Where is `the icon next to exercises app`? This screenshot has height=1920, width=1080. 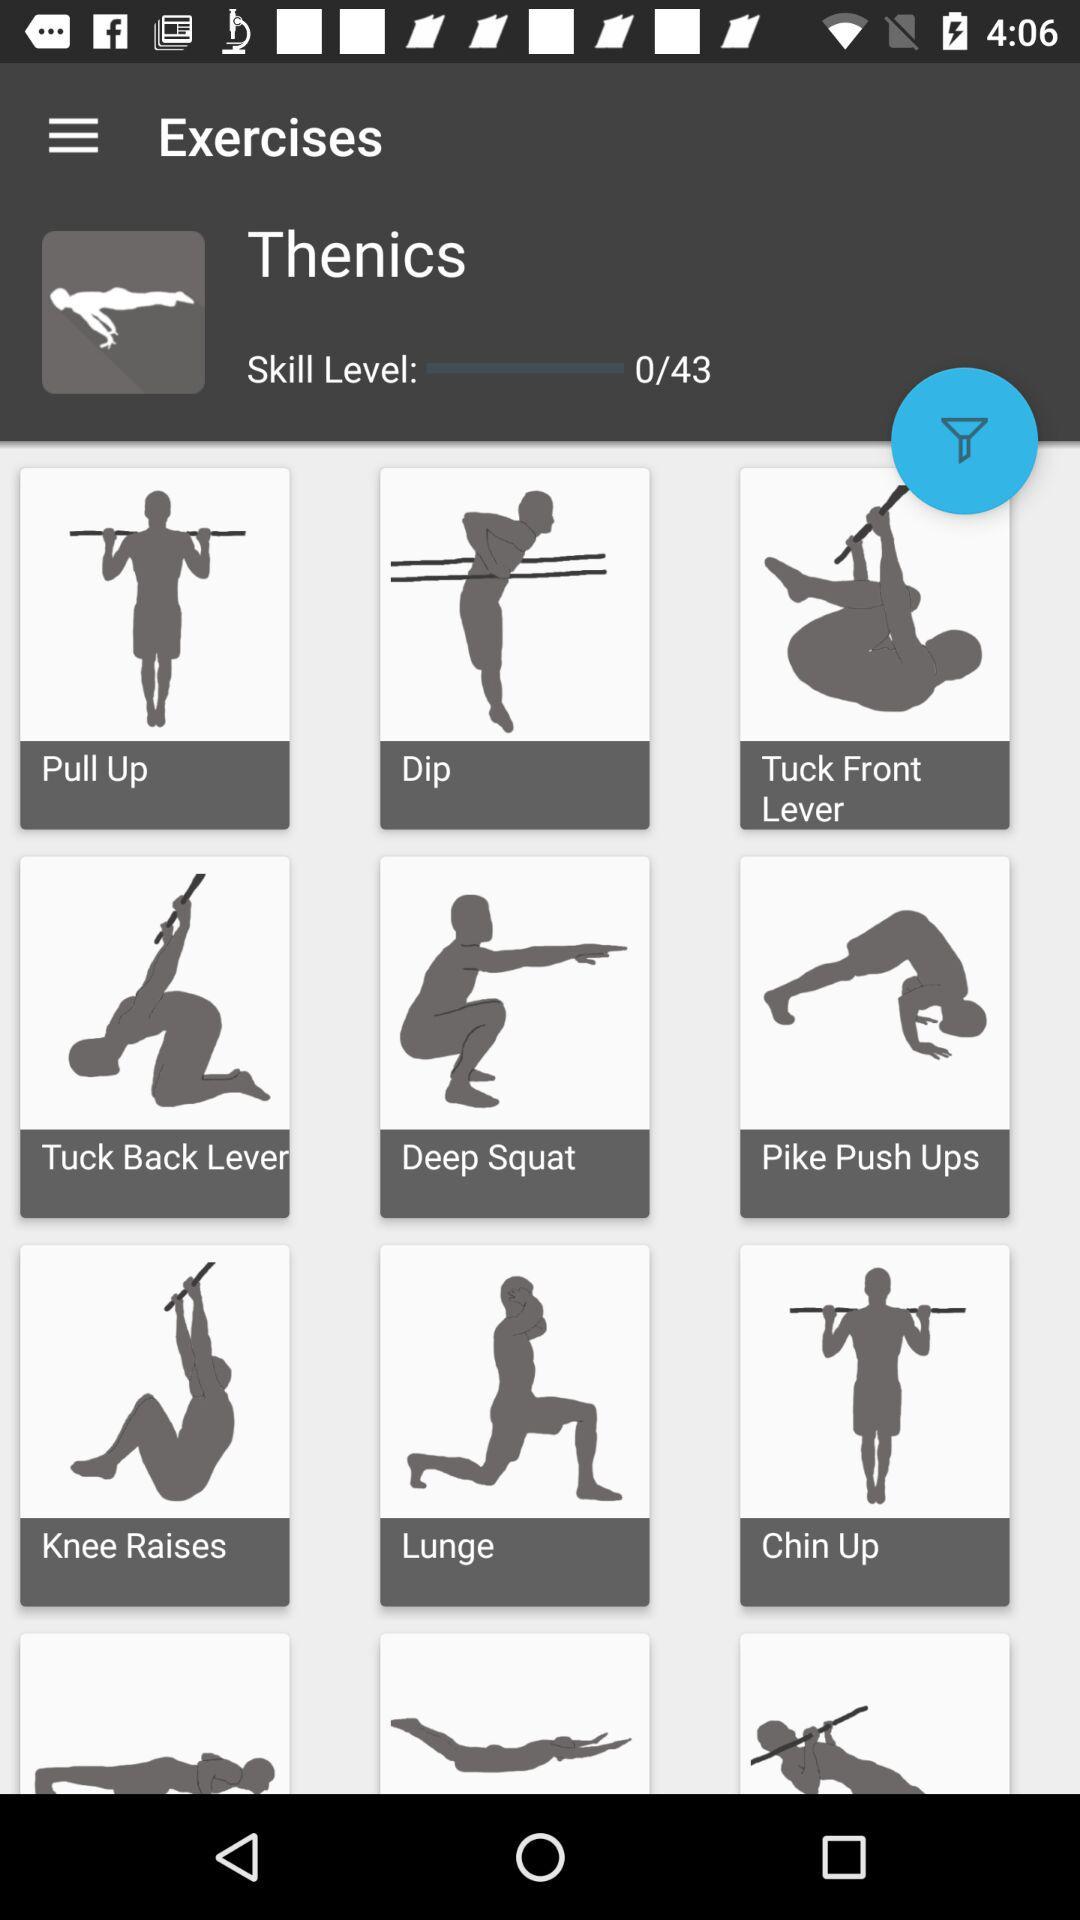
the icon next to exercises app is located at coordinates (72, 134).